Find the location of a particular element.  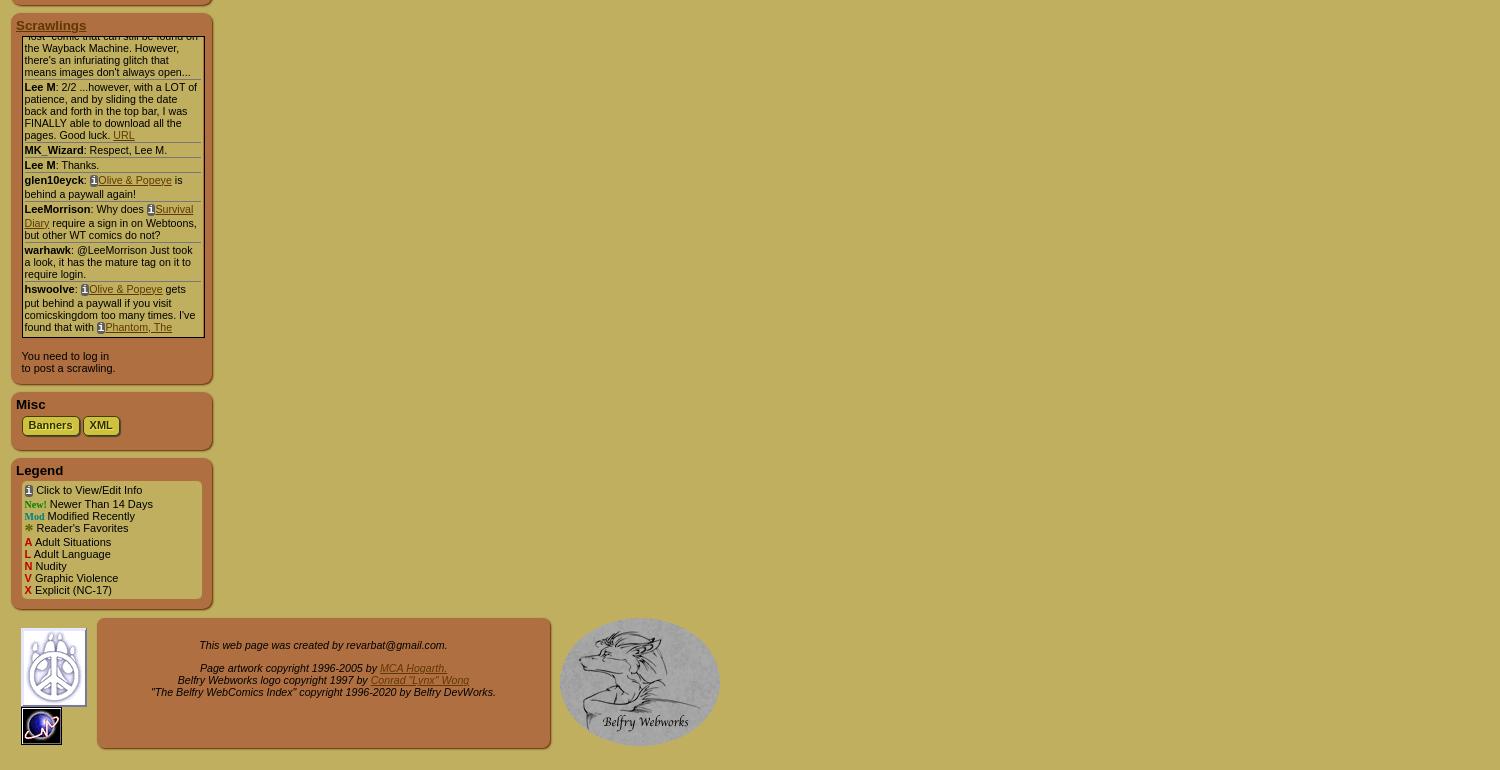

'Adult Language' is located at coordinates (31, 553).